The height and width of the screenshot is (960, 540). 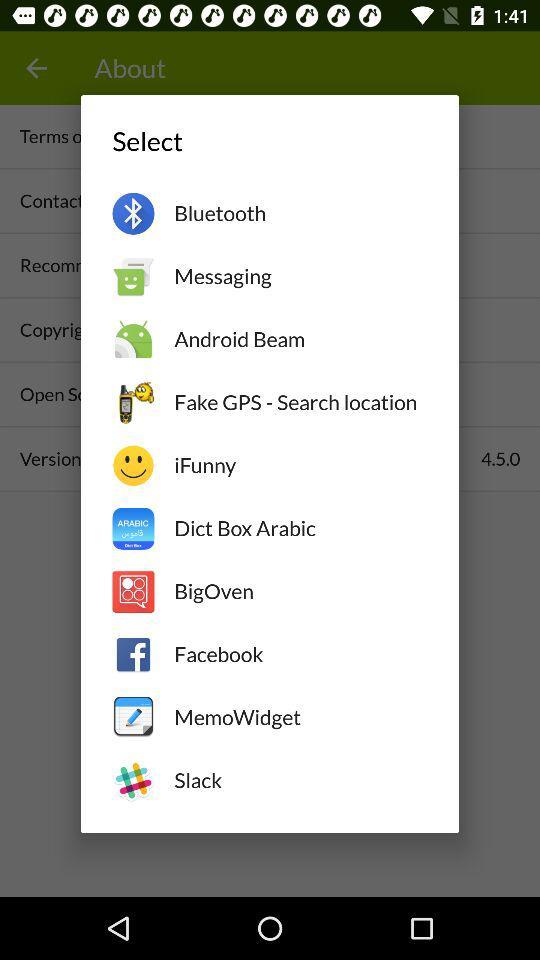 I want to click on item below the memowidget, so click(x=299, y=779).